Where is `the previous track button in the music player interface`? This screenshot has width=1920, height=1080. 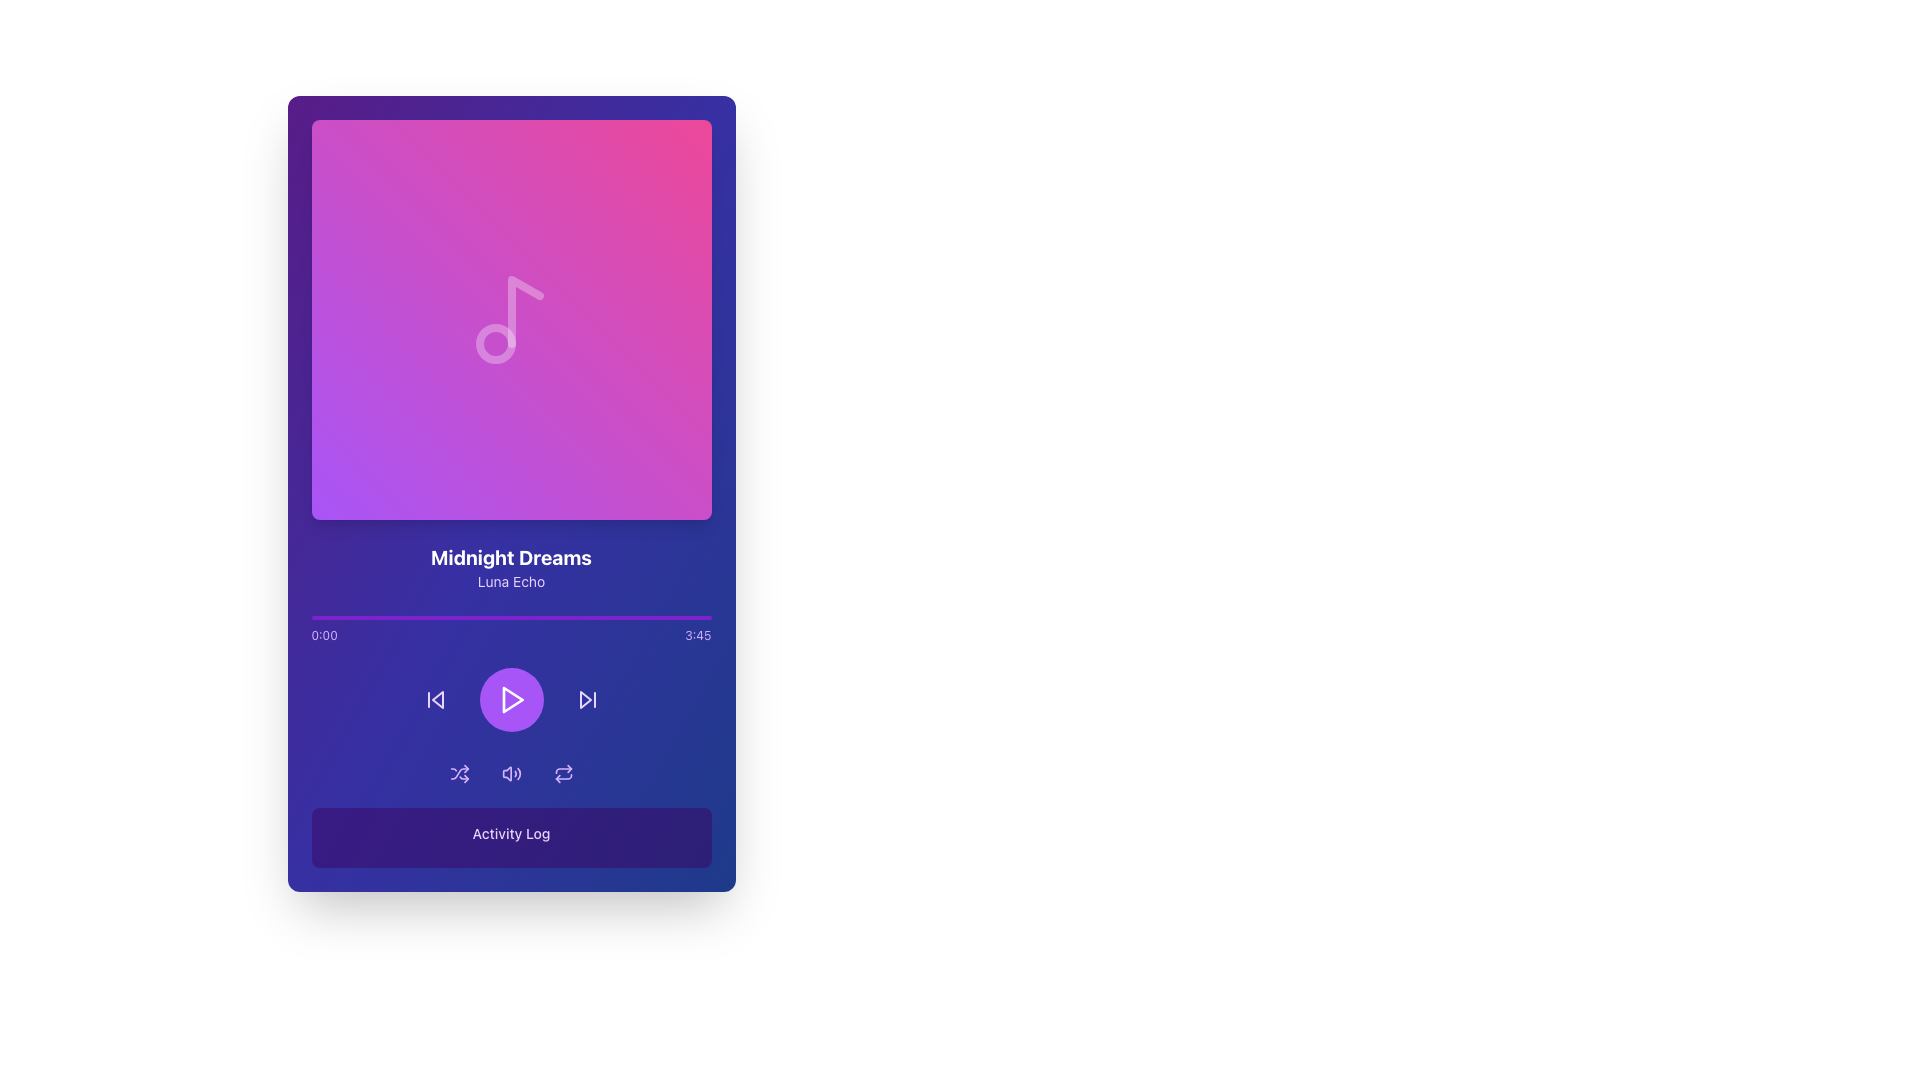 the previous track button in the music player interface is located at coordinates (436, 698).